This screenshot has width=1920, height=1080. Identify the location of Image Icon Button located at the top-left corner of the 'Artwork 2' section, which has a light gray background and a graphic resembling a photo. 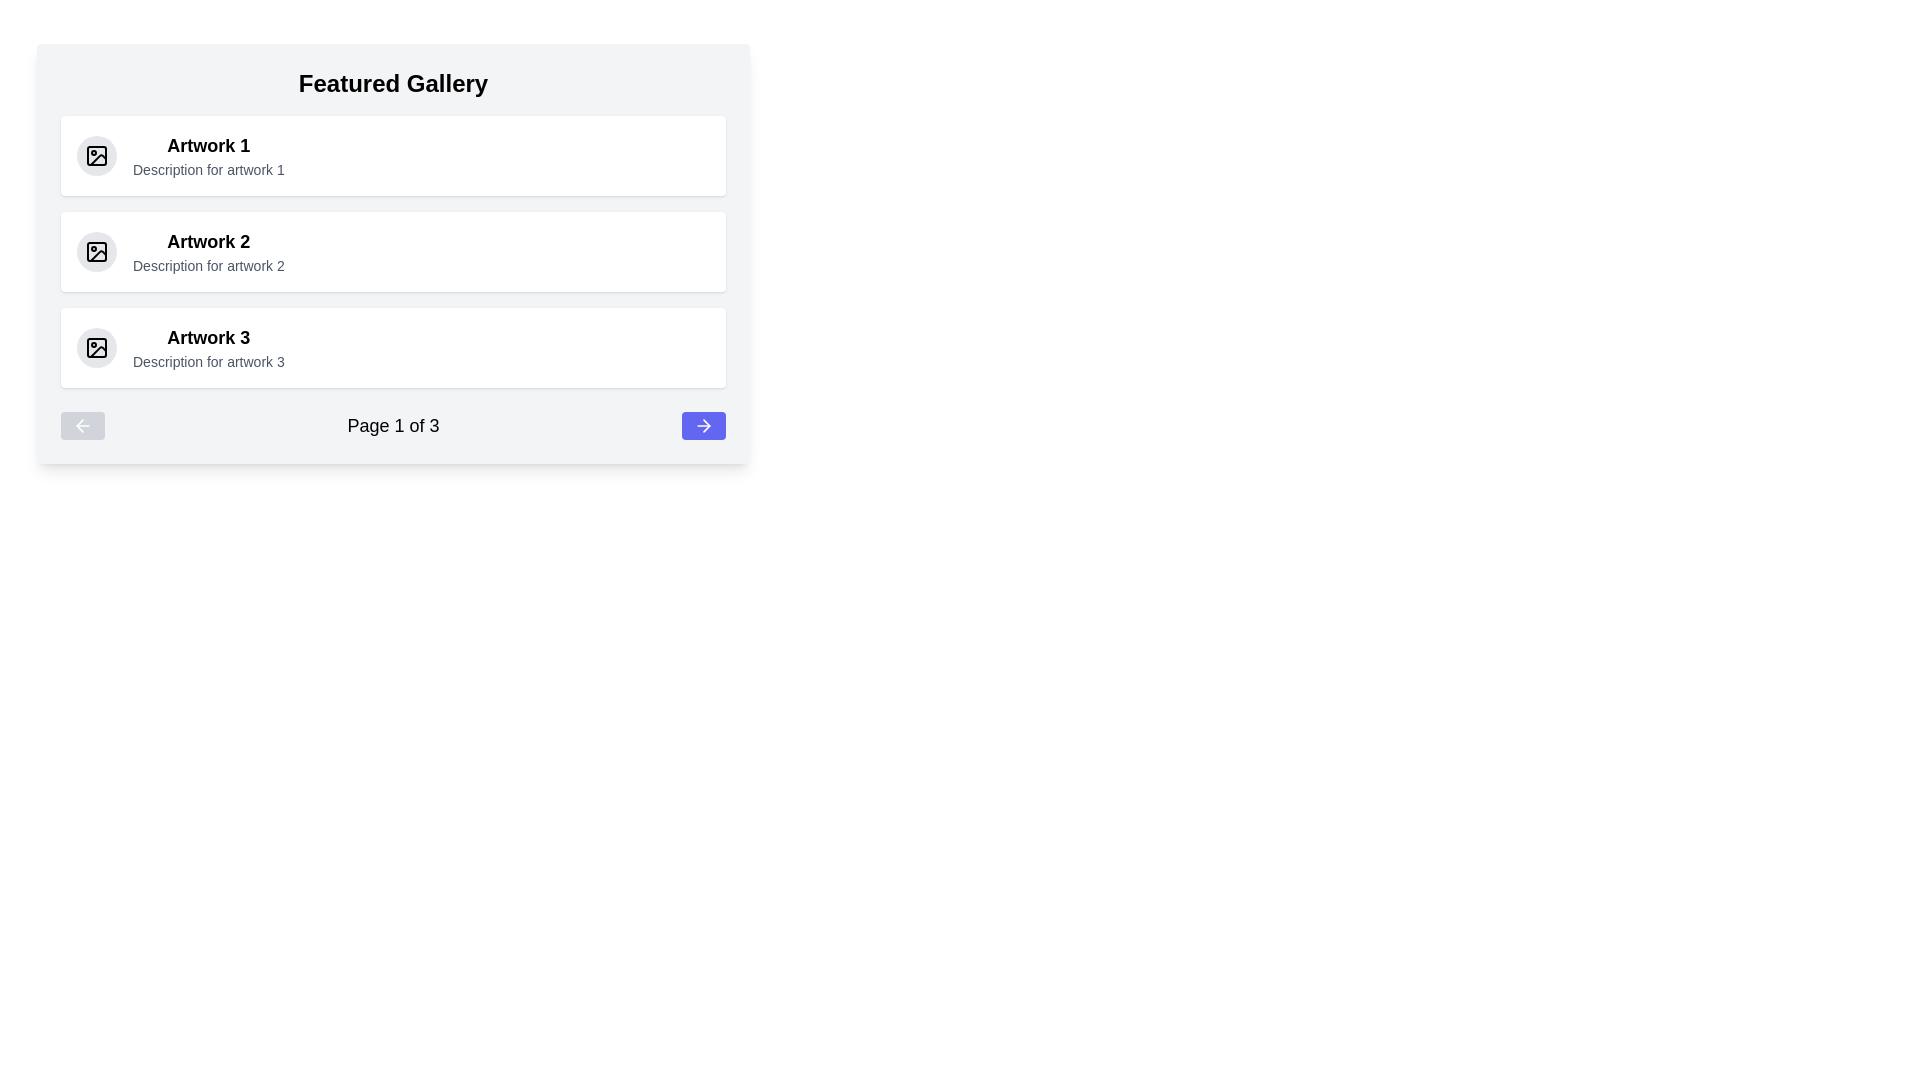
(95, 250).